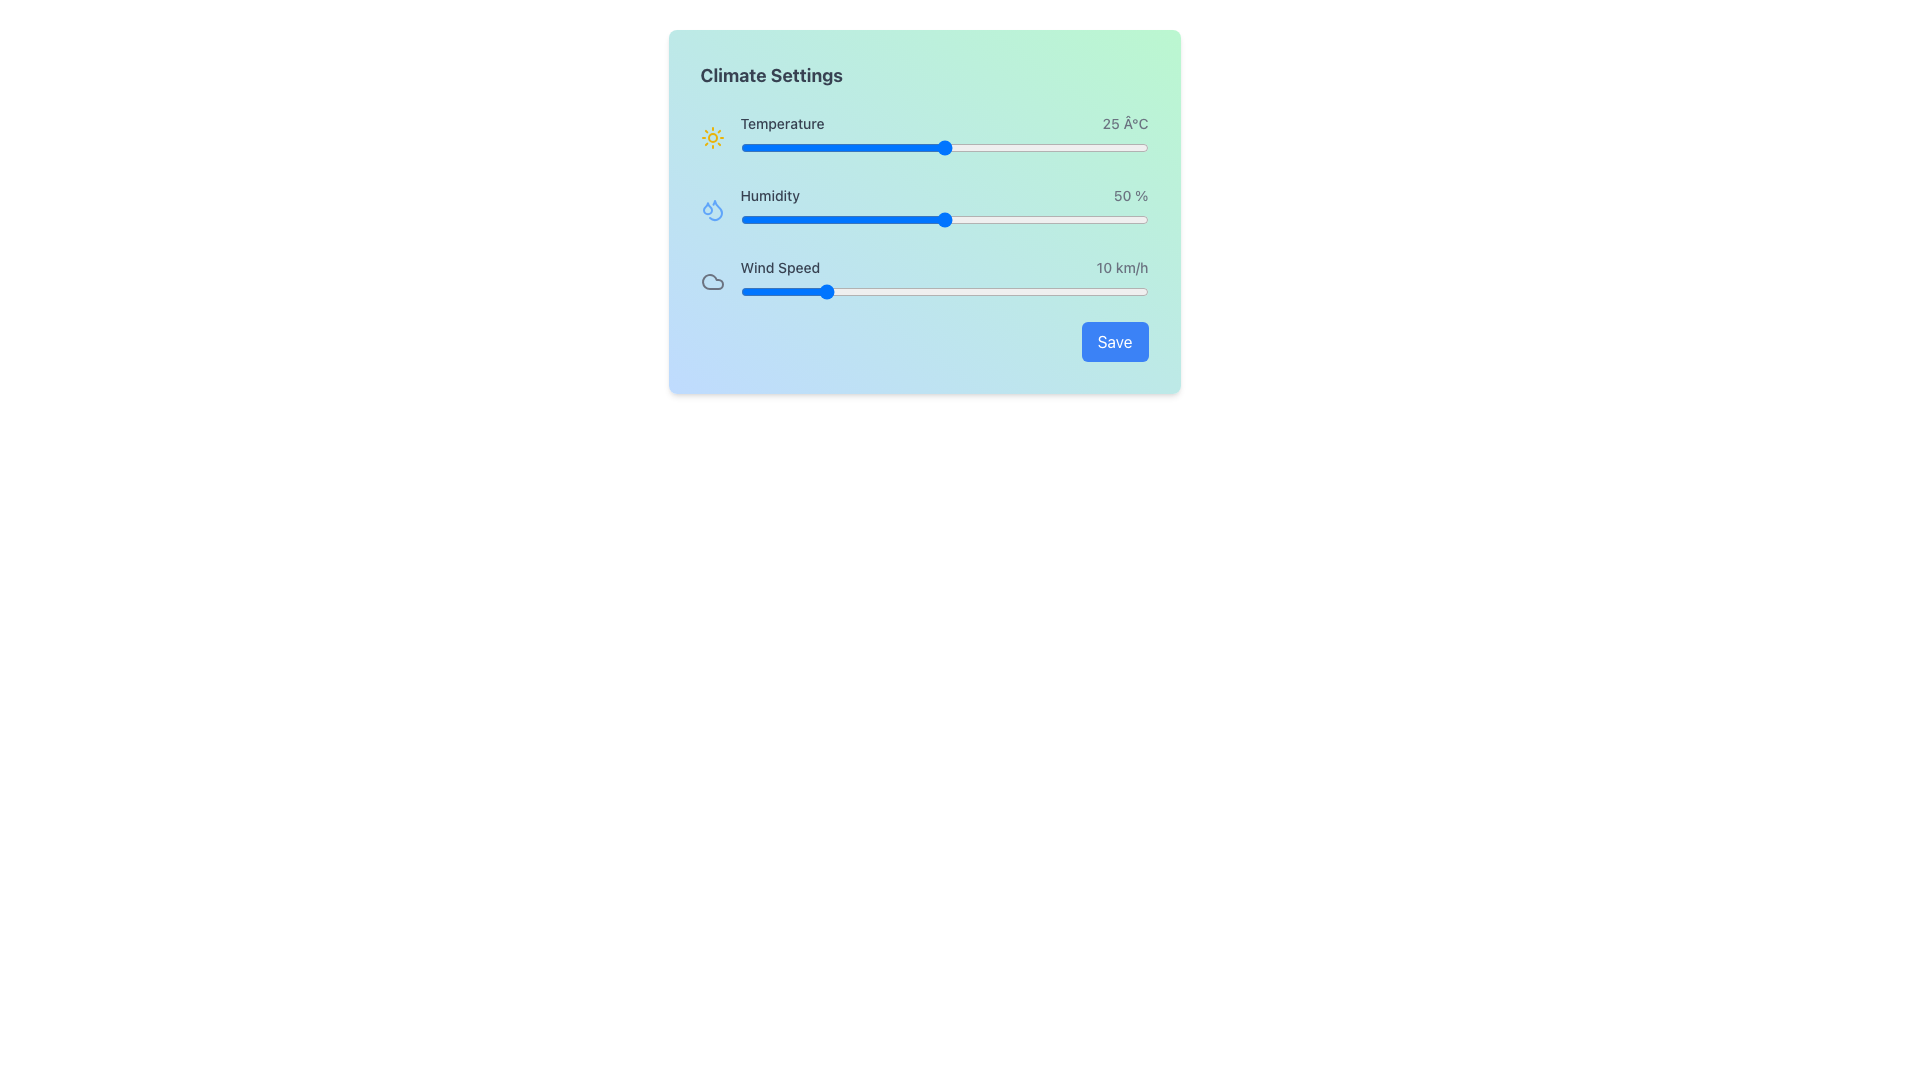 Image resolution: width=1920 pixels, height=1080 pixels. What do you see at coordinates (902, 292) in the screenshot?
I see `wind speed` at bounding box center [902, 292].